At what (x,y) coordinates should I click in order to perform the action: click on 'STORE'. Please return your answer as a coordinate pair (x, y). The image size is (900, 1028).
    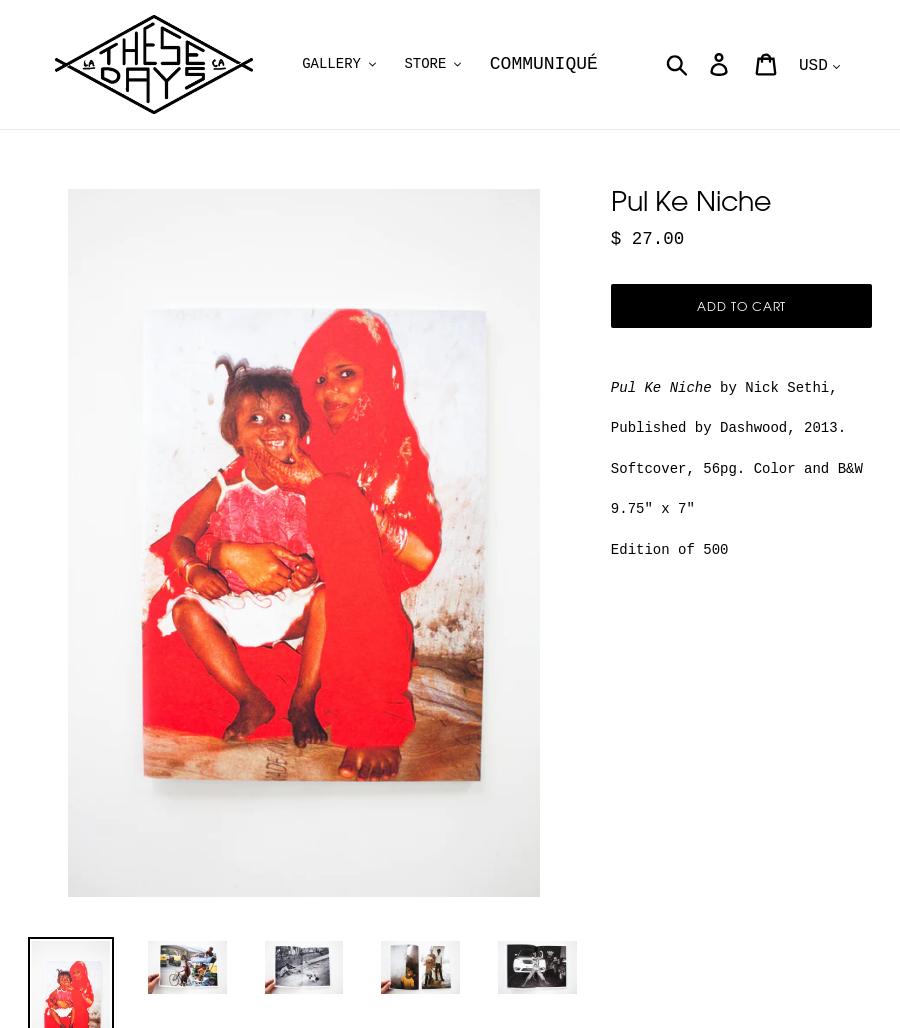
    Looking at the image, I should click on (424, 64).